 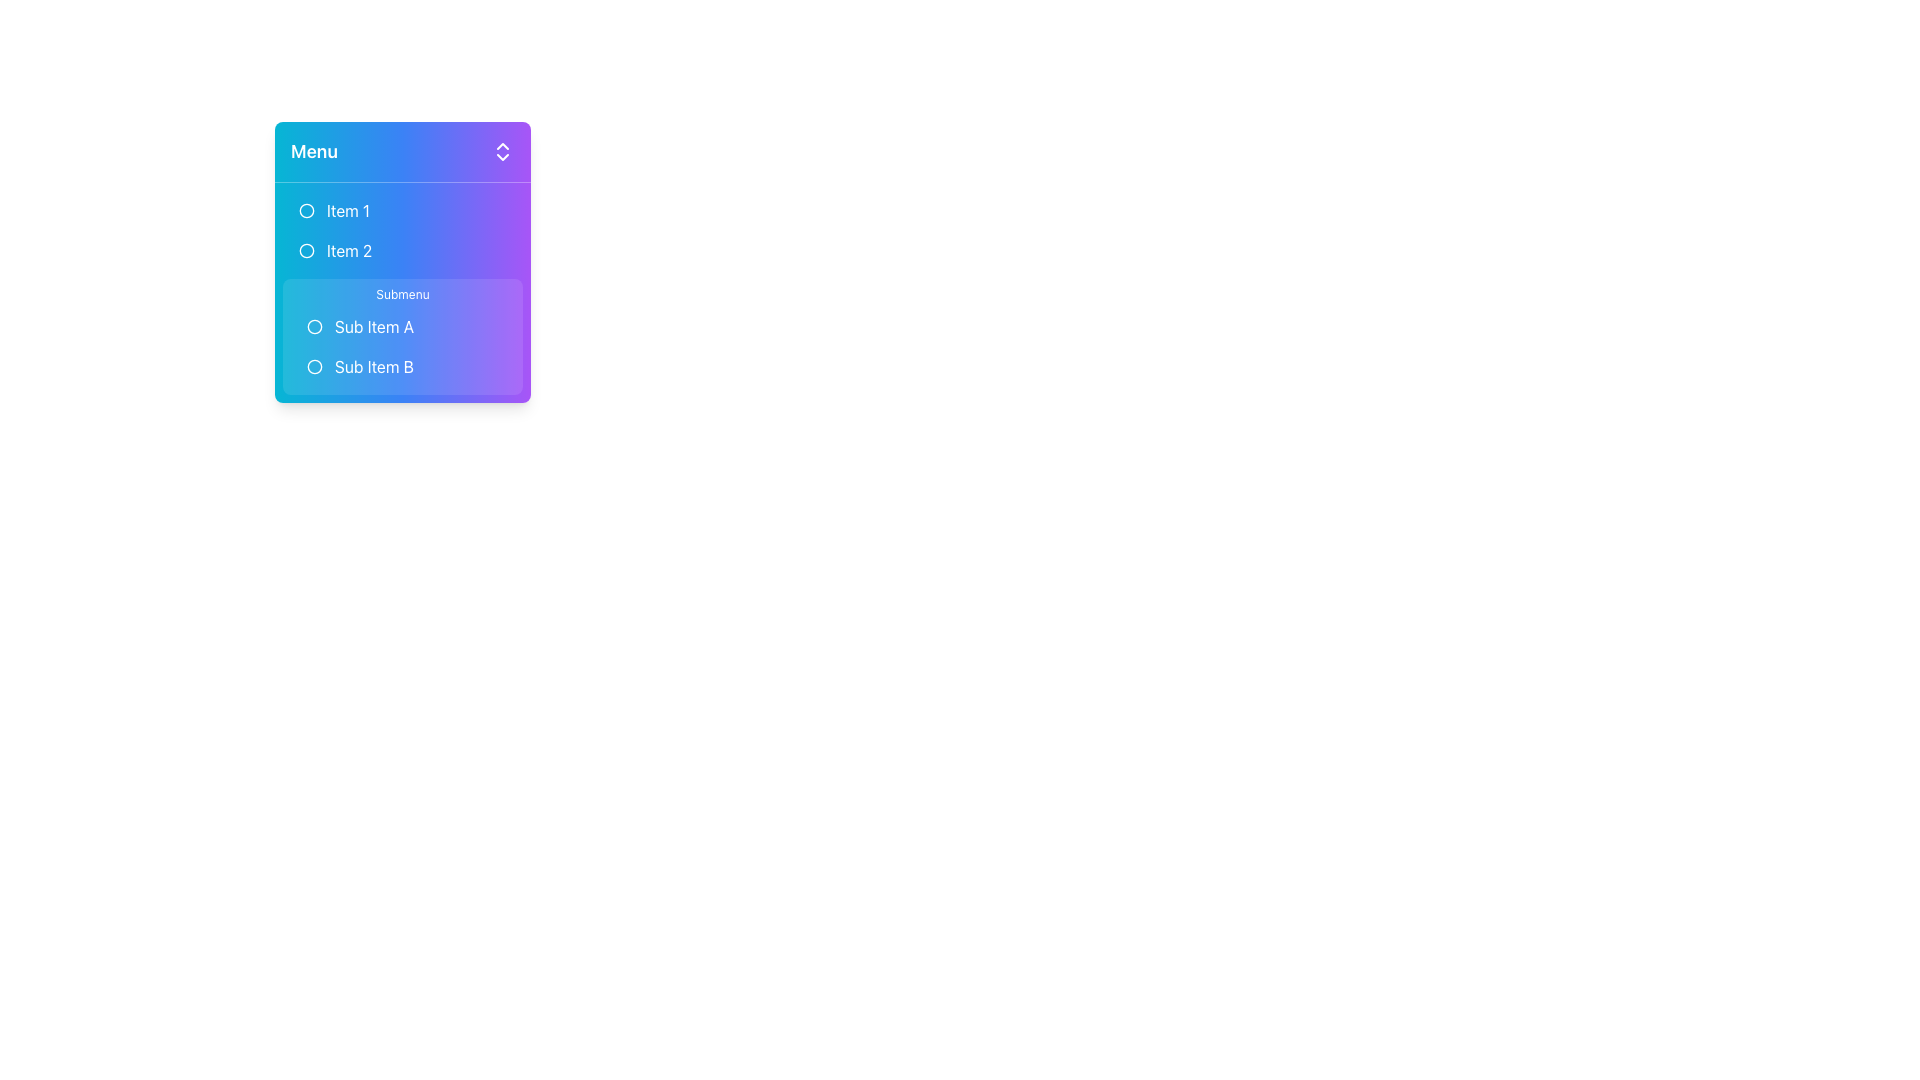 What do you see at coordinates (306, 211) in the screenshot?
I see `the first circular icon in the menu interface` at bounding box center [306, 211].